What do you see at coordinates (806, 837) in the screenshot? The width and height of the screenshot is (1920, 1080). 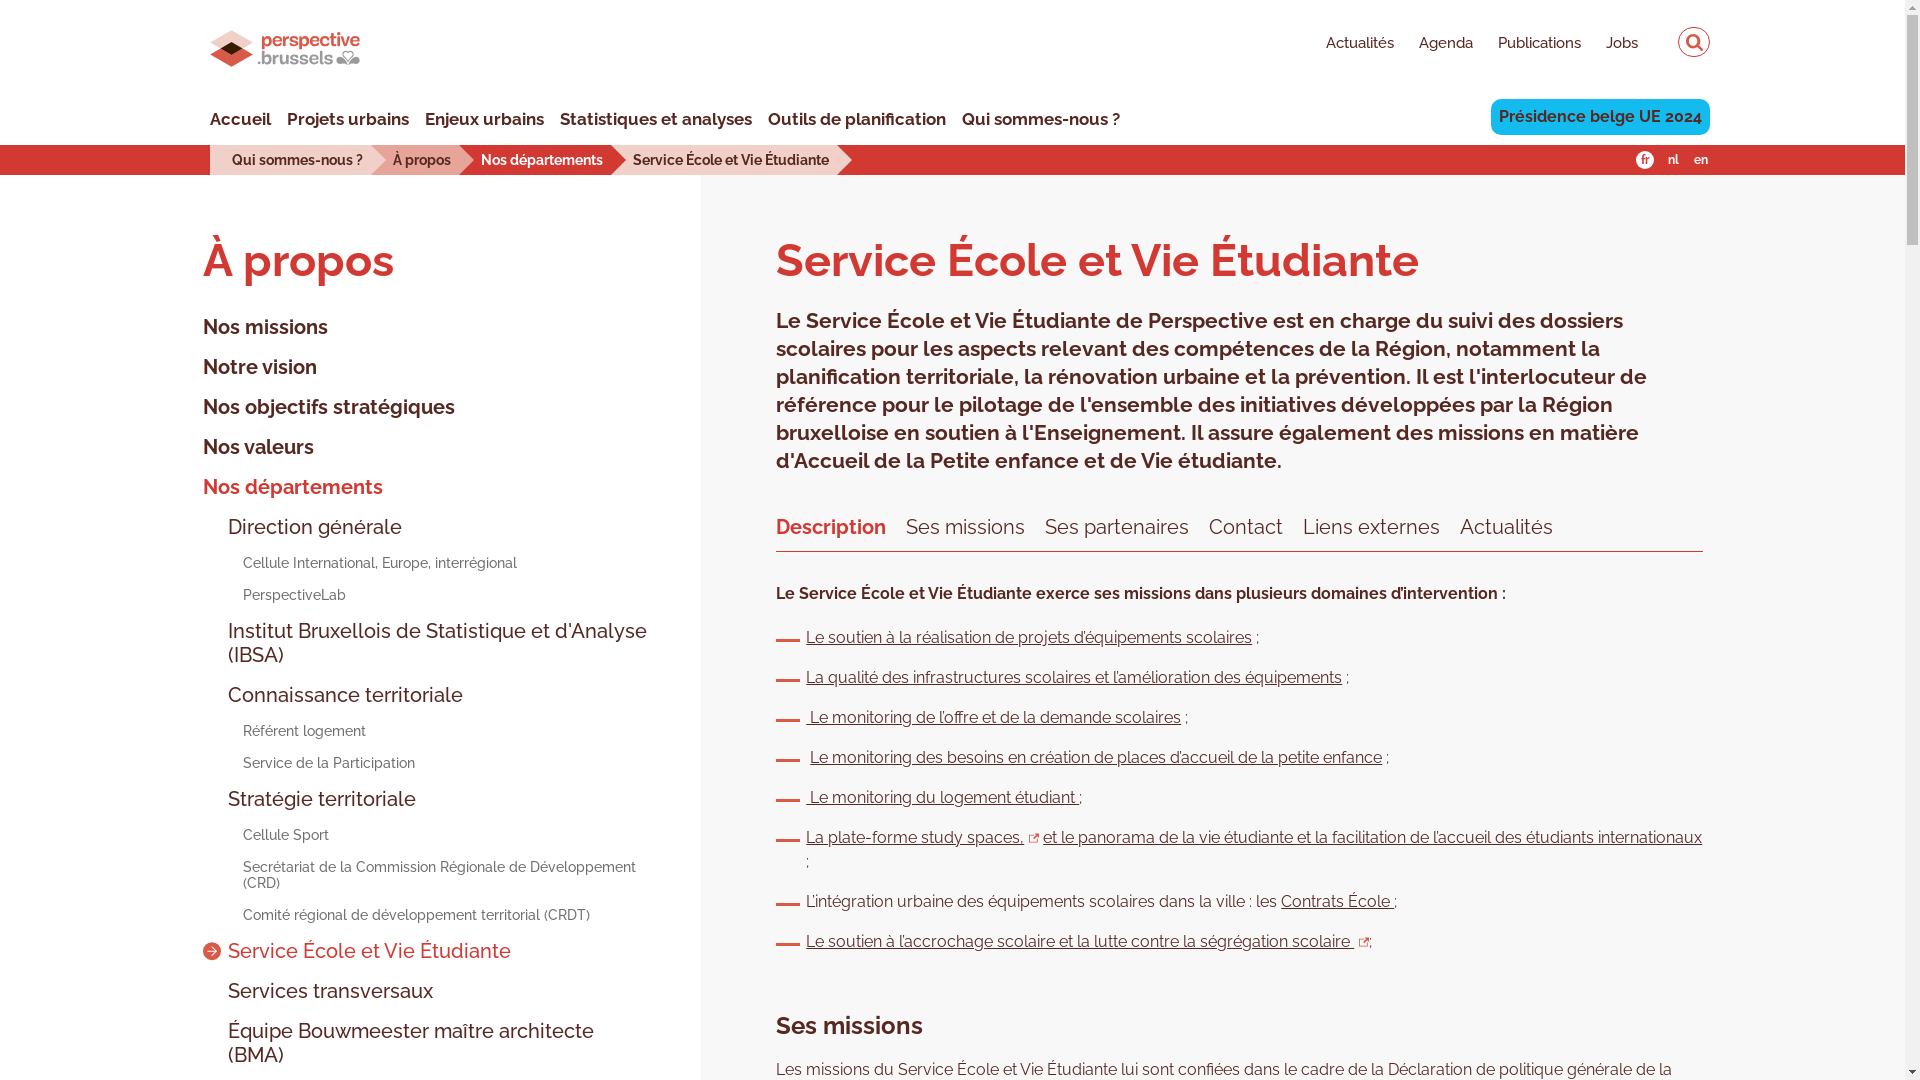 I see `'La plate-forme study spaces,'` at bounding box center [806, 837].